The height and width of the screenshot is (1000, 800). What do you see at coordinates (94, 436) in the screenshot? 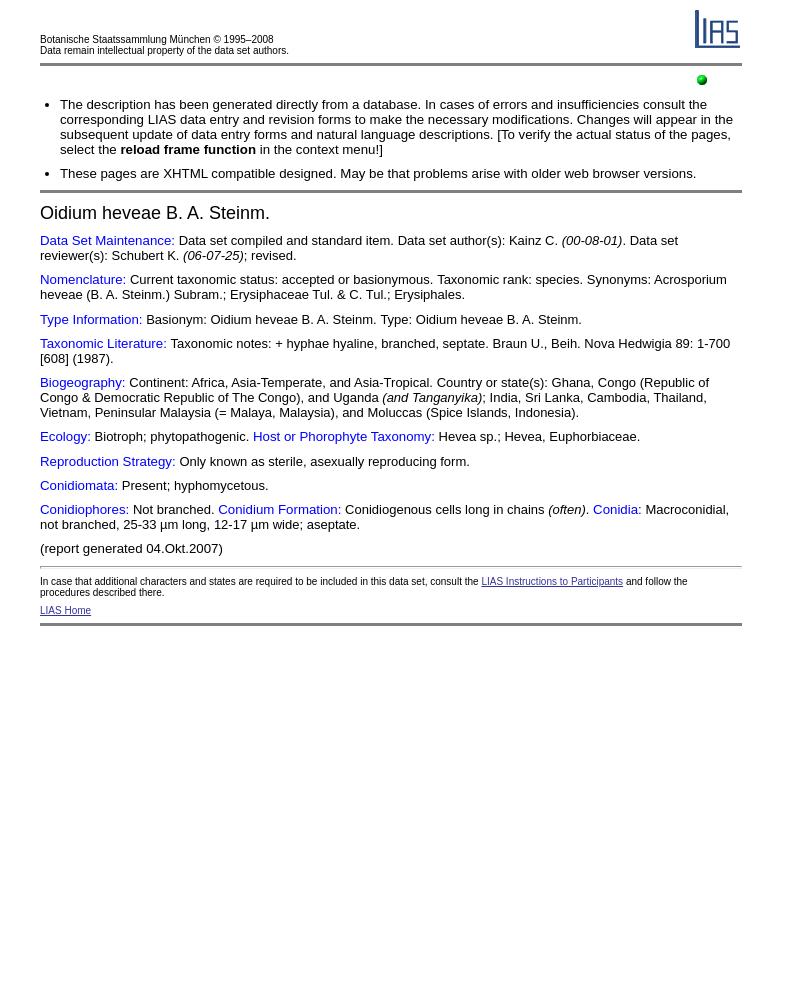
I see `'Biotroph;'` at bounding box center [94, 436].